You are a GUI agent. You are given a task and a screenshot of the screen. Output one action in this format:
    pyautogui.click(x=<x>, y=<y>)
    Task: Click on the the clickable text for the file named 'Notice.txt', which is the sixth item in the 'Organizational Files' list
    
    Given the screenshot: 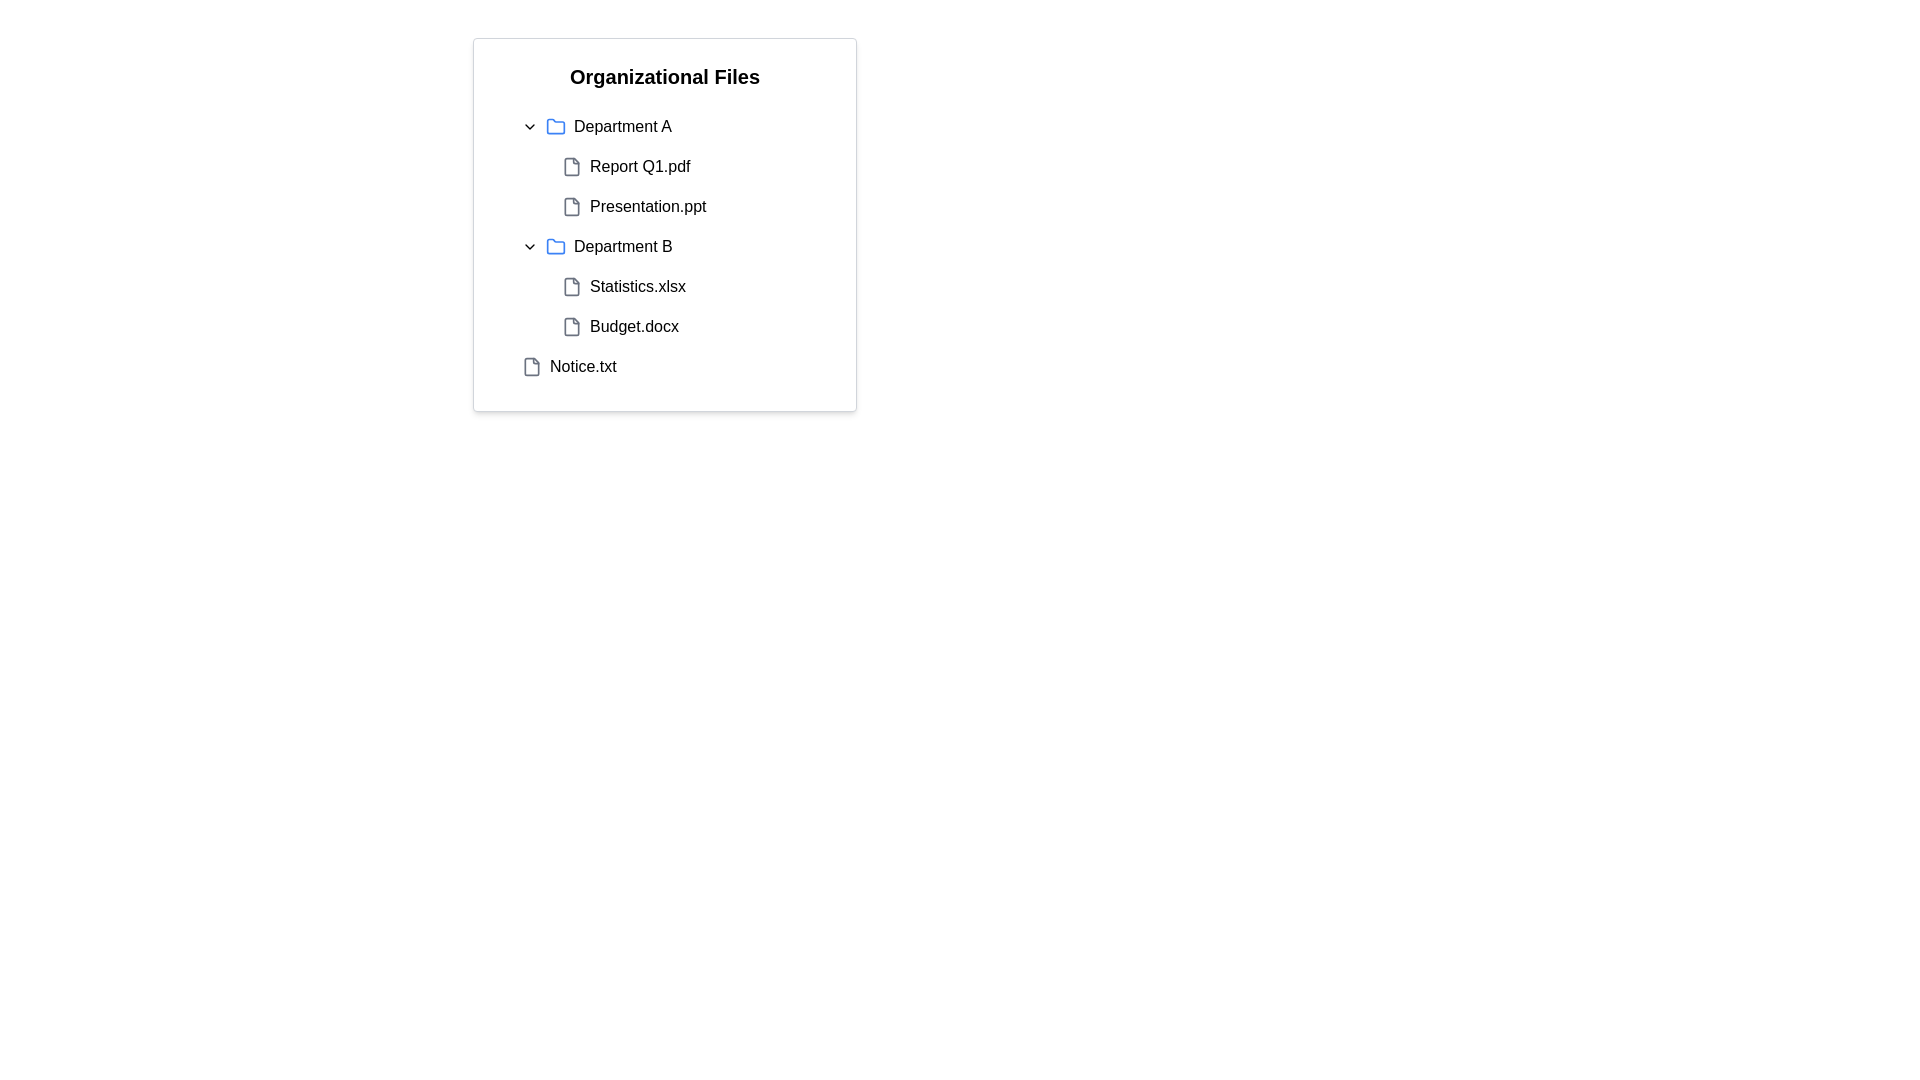 What is the action you would take?
    pyautogui.click(x=568, y=366)
    